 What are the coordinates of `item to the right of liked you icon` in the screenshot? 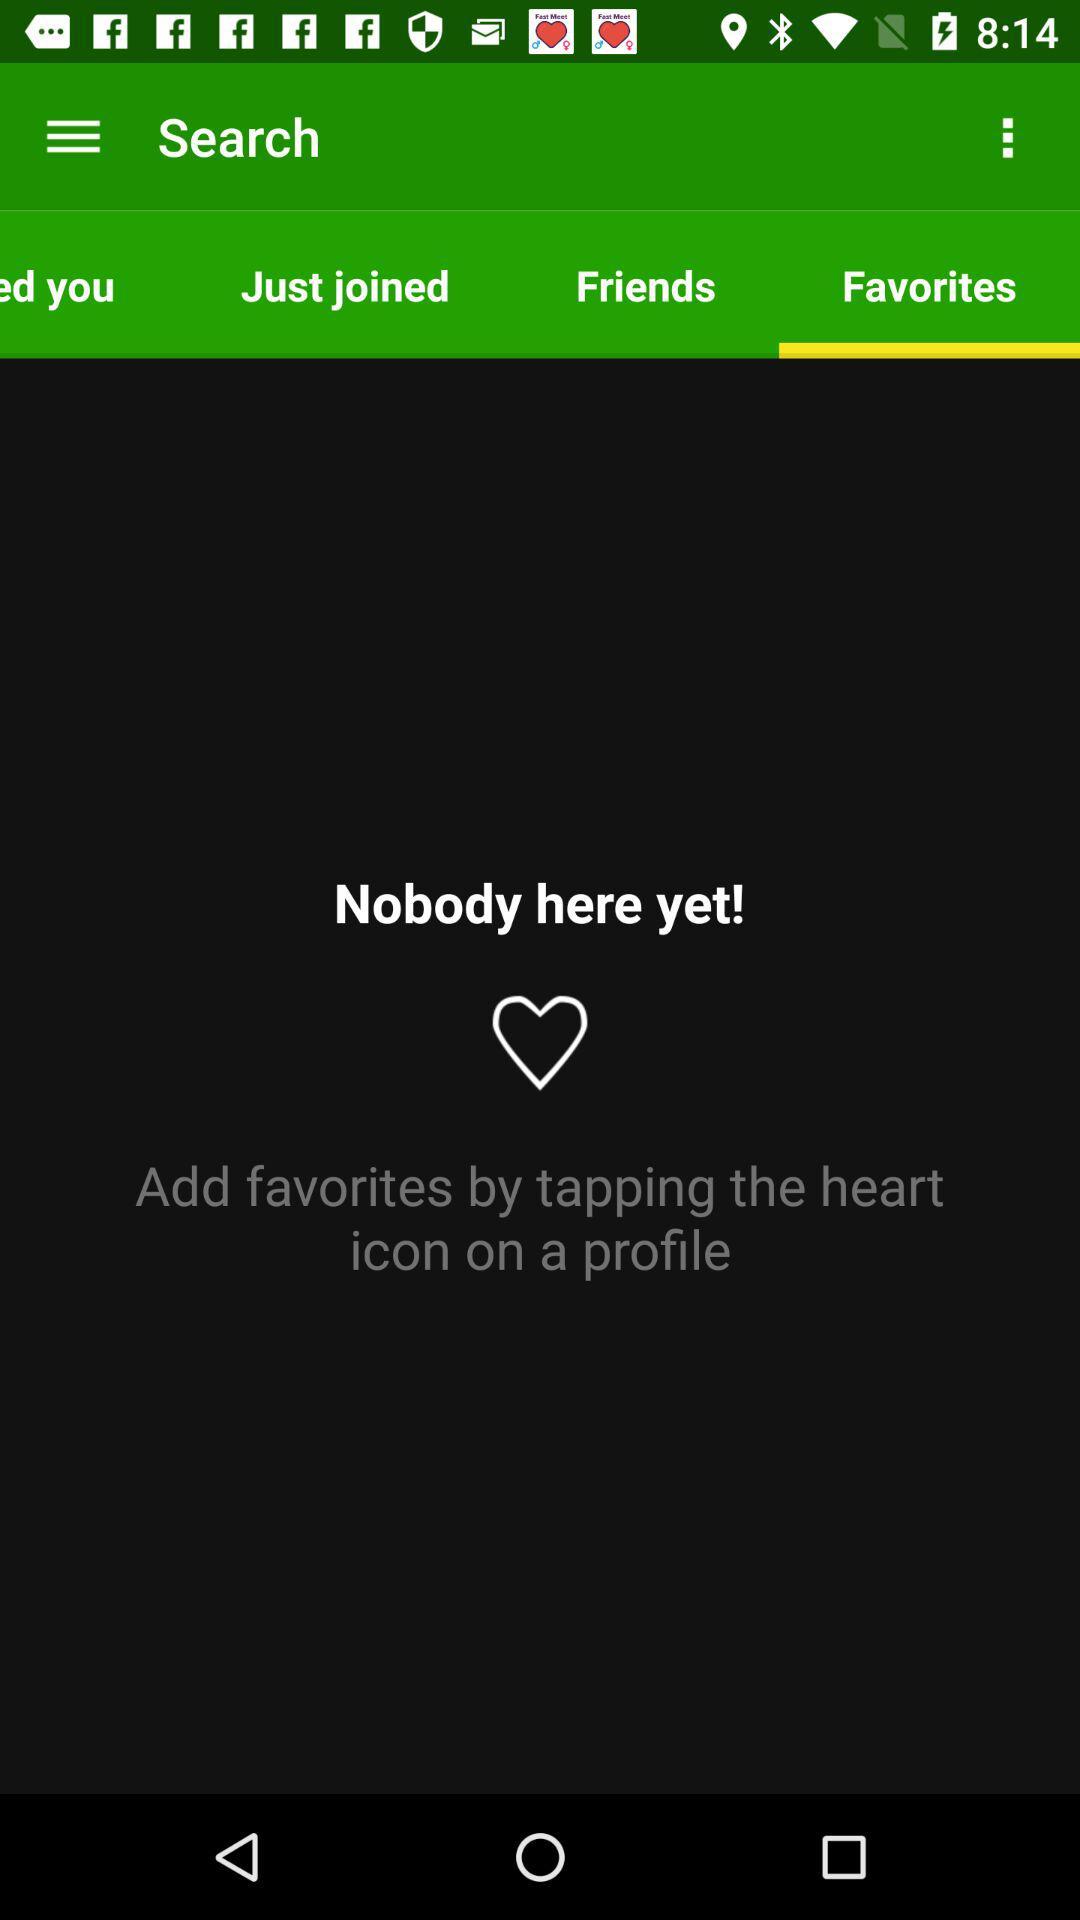 It's located at (344, 283).